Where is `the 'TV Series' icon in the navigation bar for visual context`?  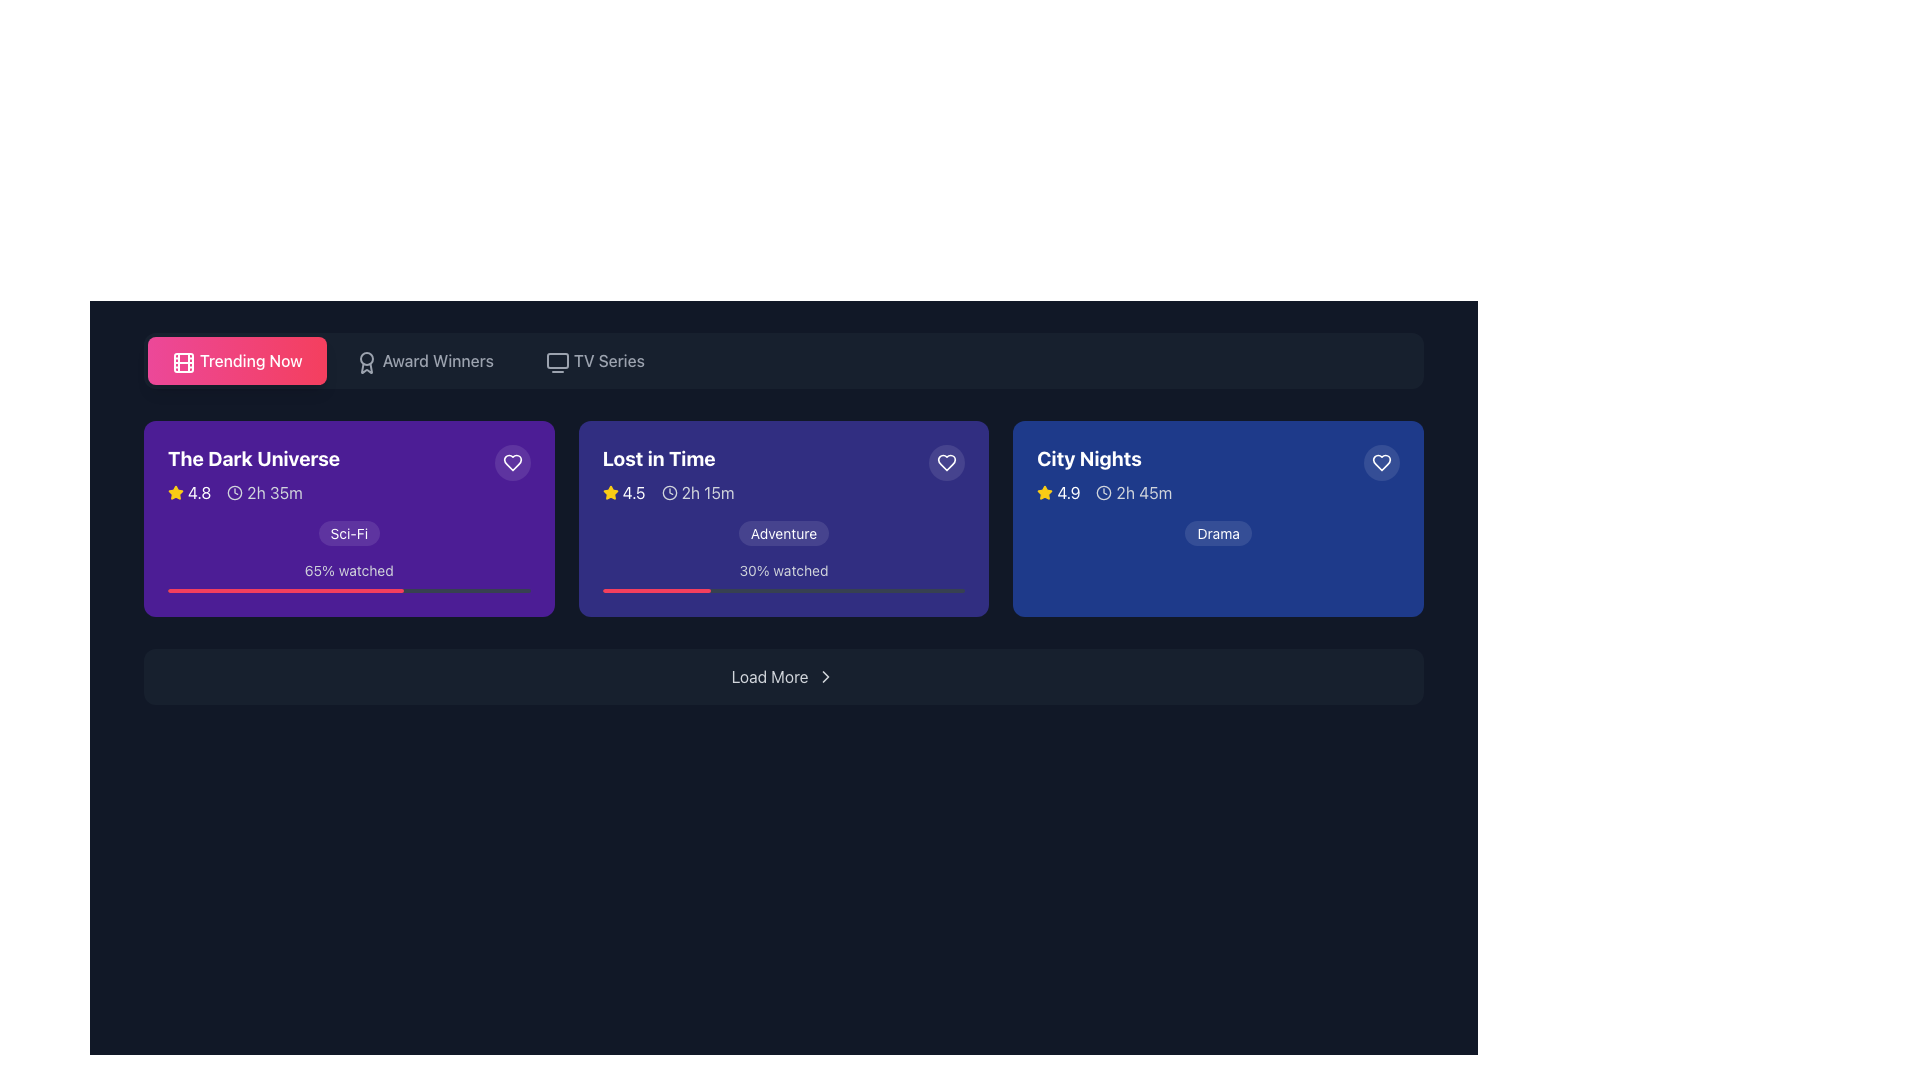 the 'TV Series' icon in the navigation bar for visual context is located at coordinates (555, 361).